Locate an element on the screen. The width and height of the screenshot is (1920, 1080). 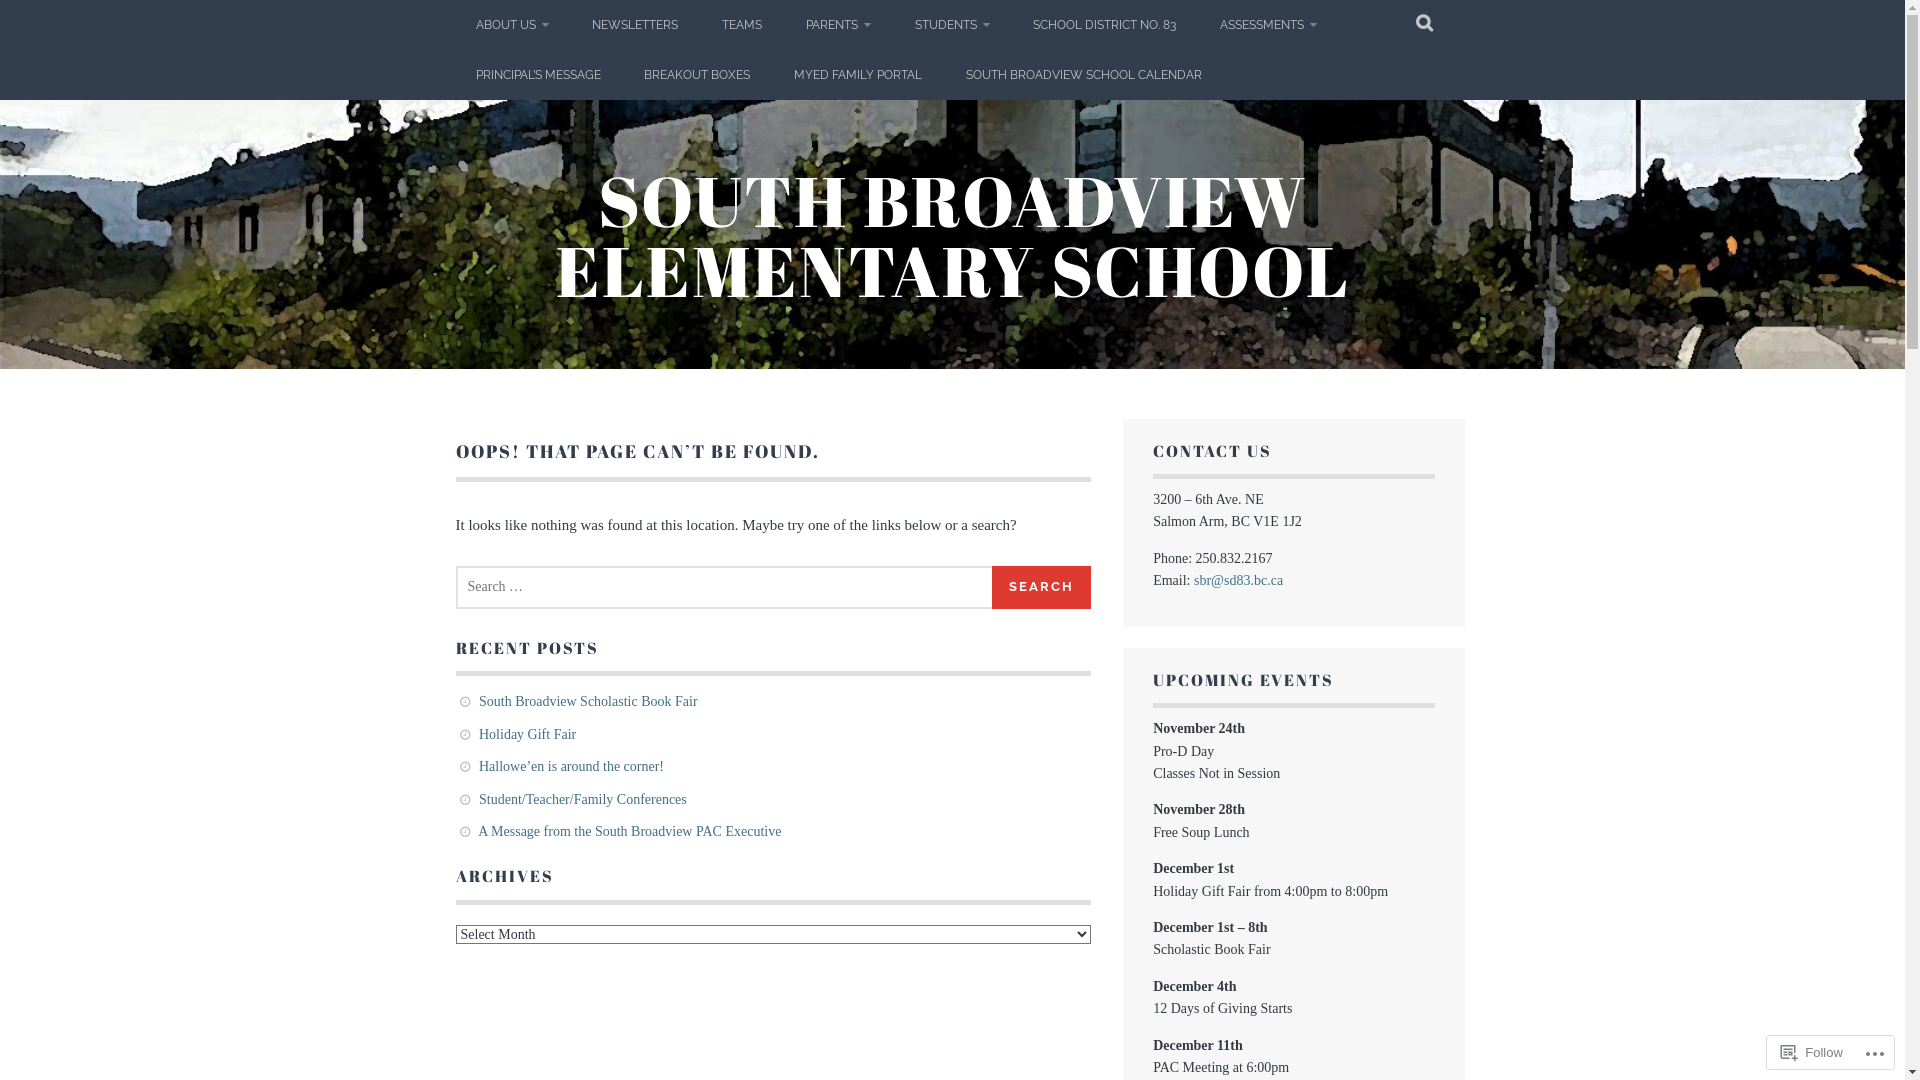
'SCHOOL DISTRICT NO. 83' is located at coordinates (1103, 24).